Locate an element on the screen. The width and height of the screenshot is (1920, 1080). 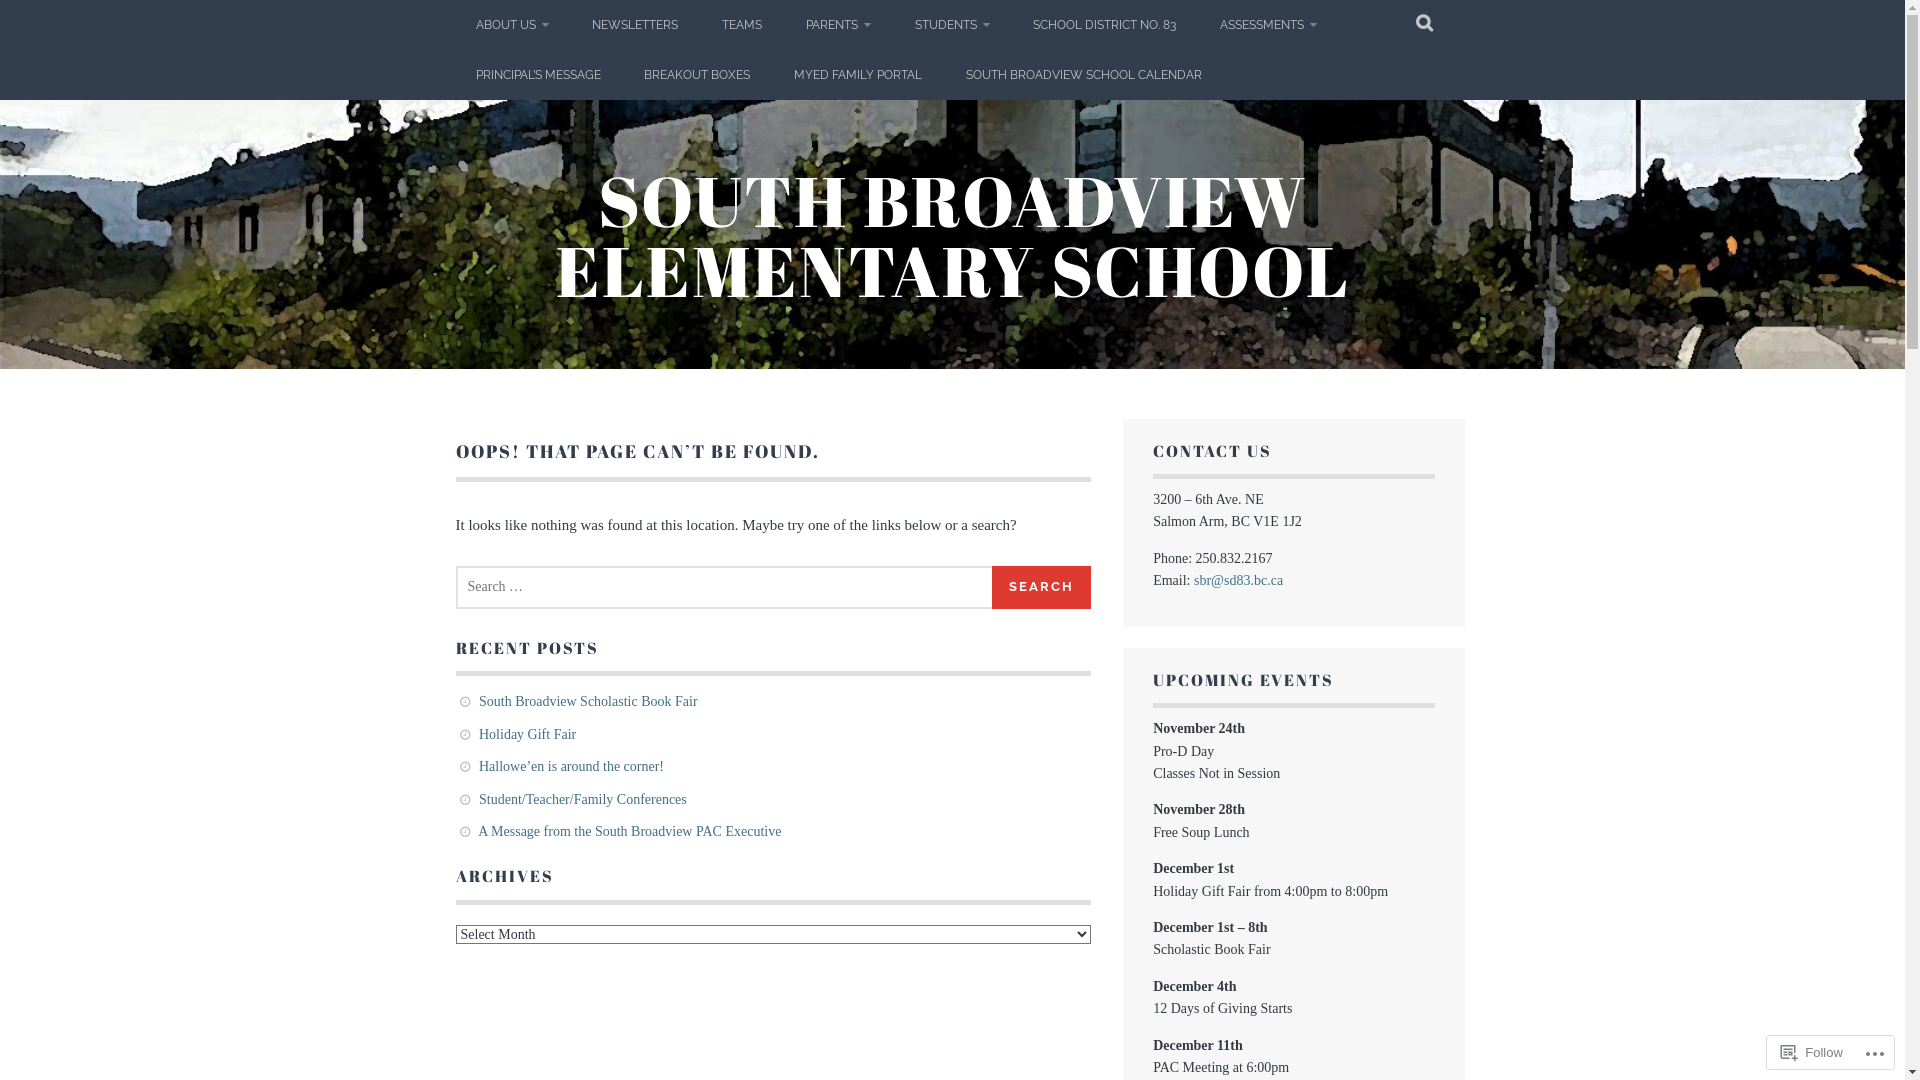
'SCHOOL DISTRICT NO. 83' is located at coordinates (1103, 24).